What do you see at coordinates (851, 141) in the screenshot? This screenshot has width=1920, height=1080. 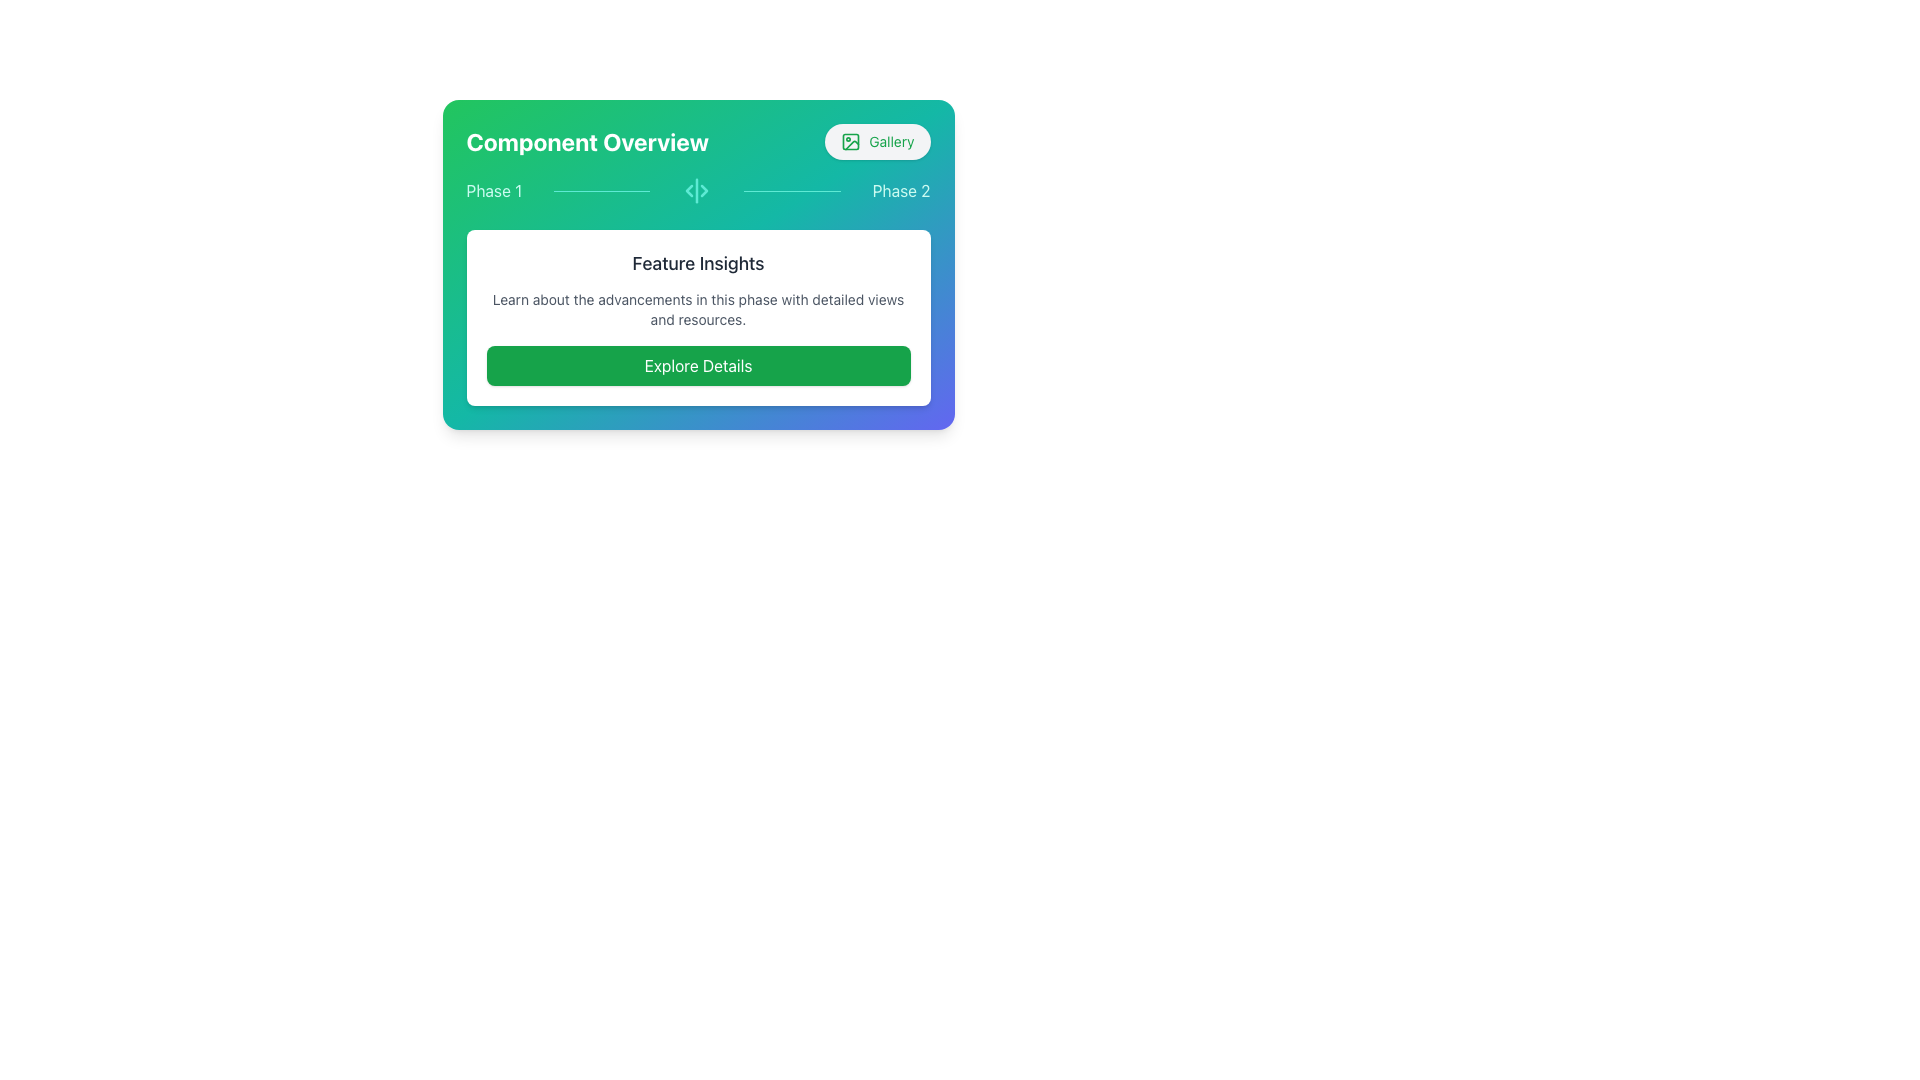 I see `the icon button located to the right of the text 'Gallery' in the header bar, which is a rectangular shape with rounded corners and possibly a green outline` at bounding box center [851, 141].